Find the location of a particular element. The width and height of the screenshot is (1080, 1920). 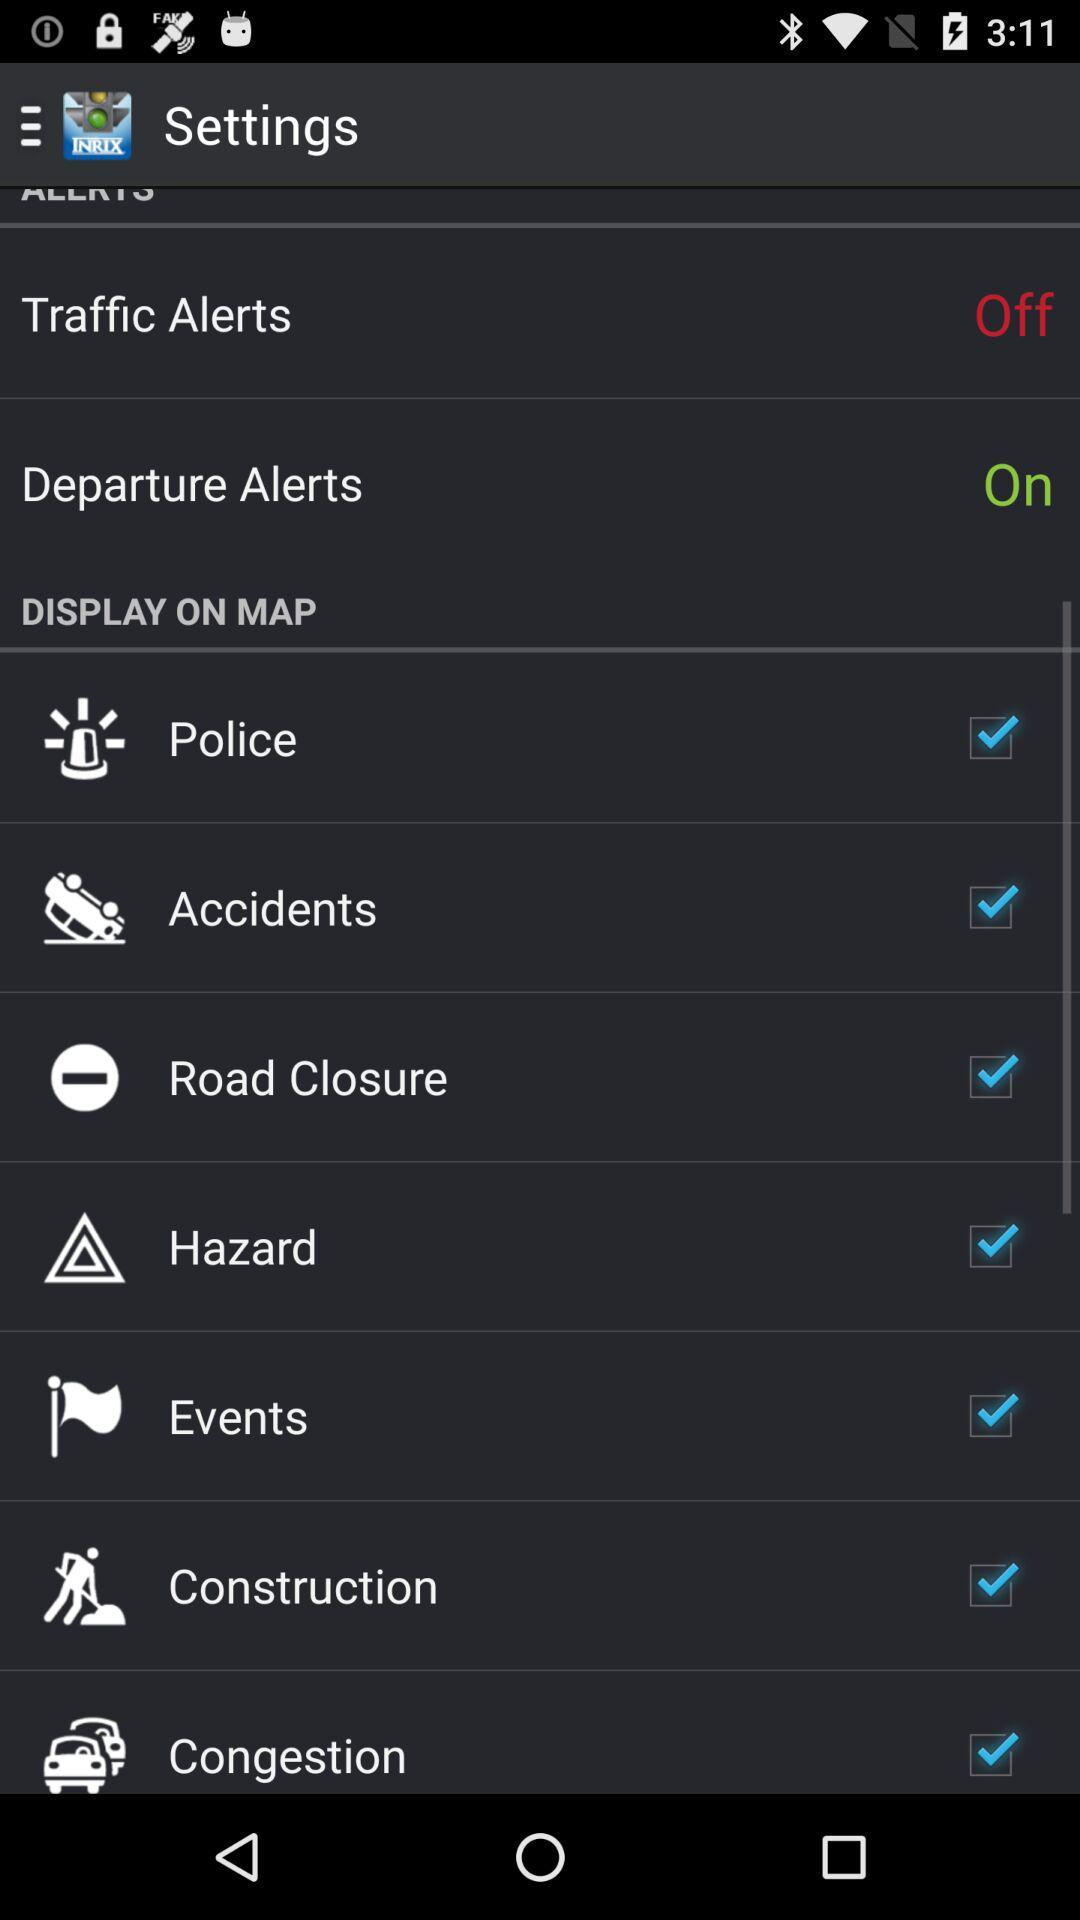

the app below on item is located at coordinates (540, 609).